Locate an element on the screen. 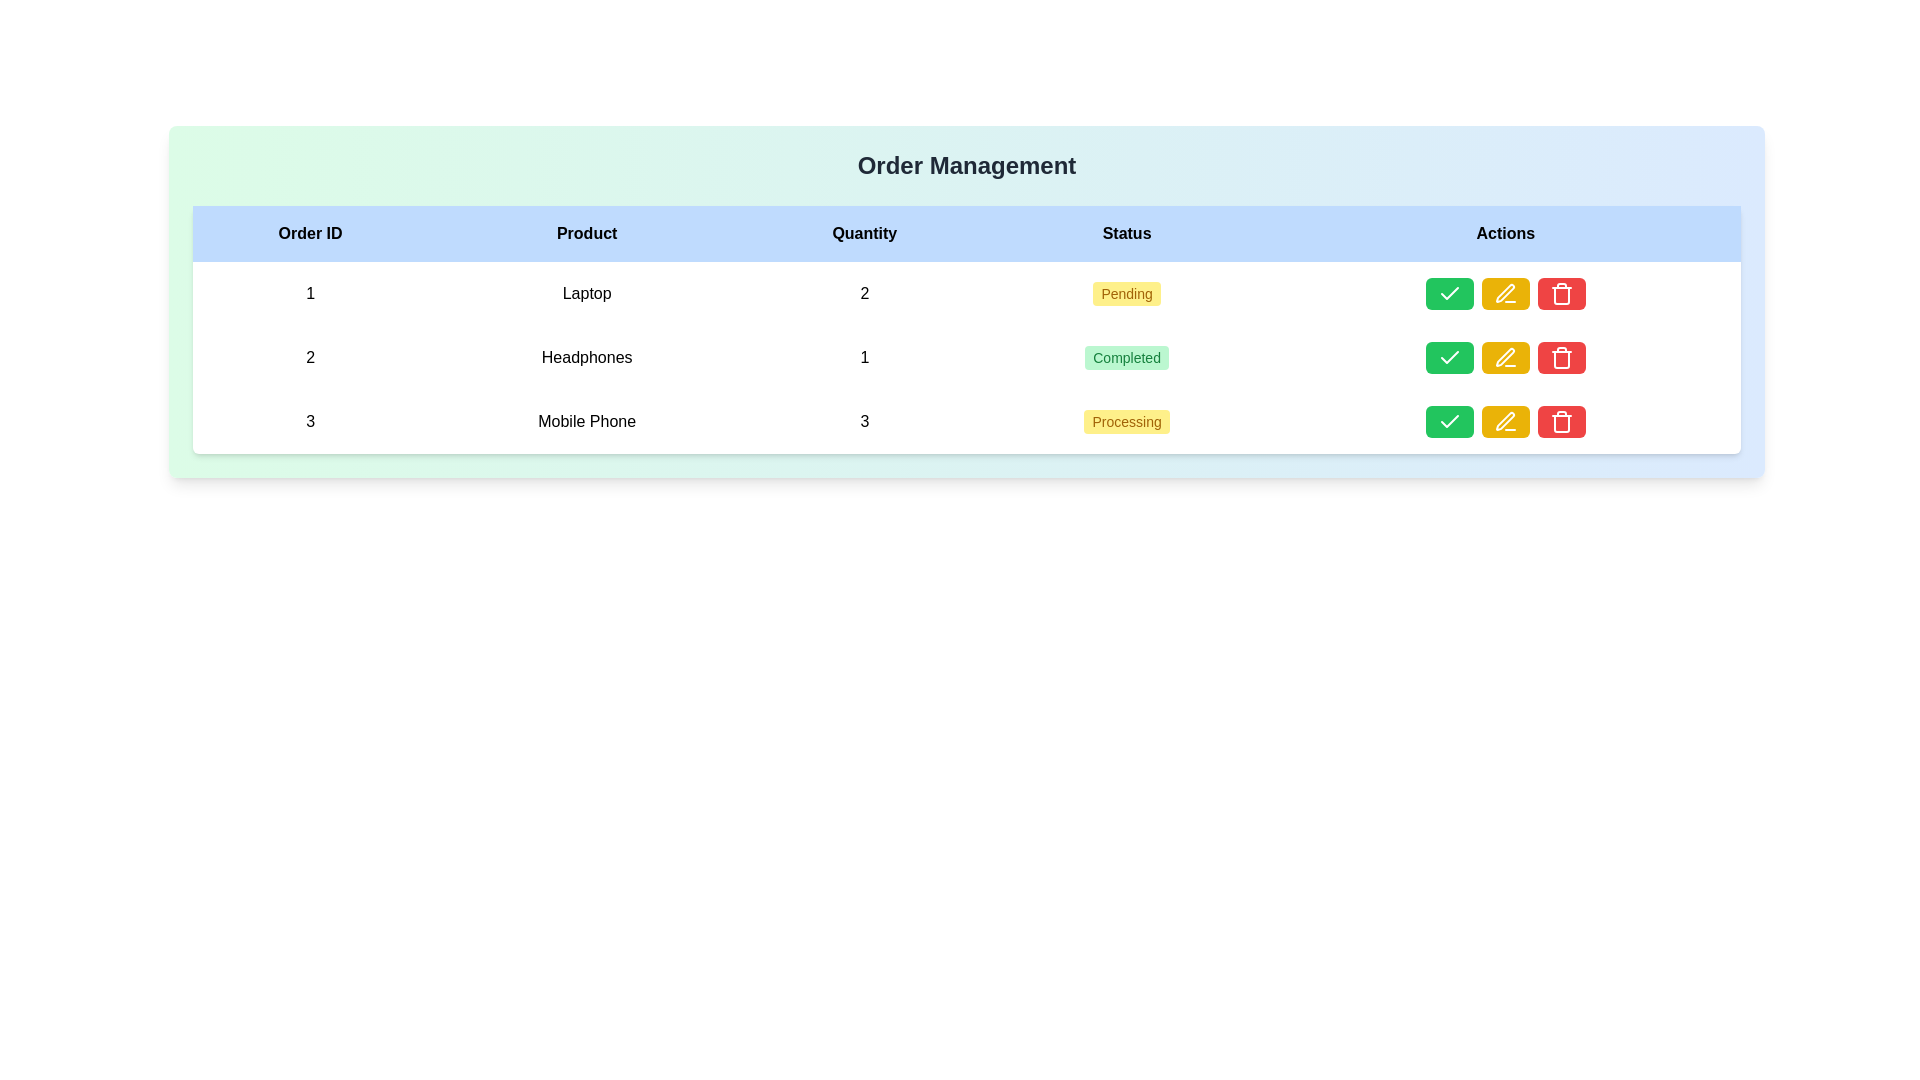 The width and height of the screenshot is (1920, 1080). the 'Edit' button in the 'Actions' column for 'Order ID 1' to initiate editing is located at coordinates (1505, 293).